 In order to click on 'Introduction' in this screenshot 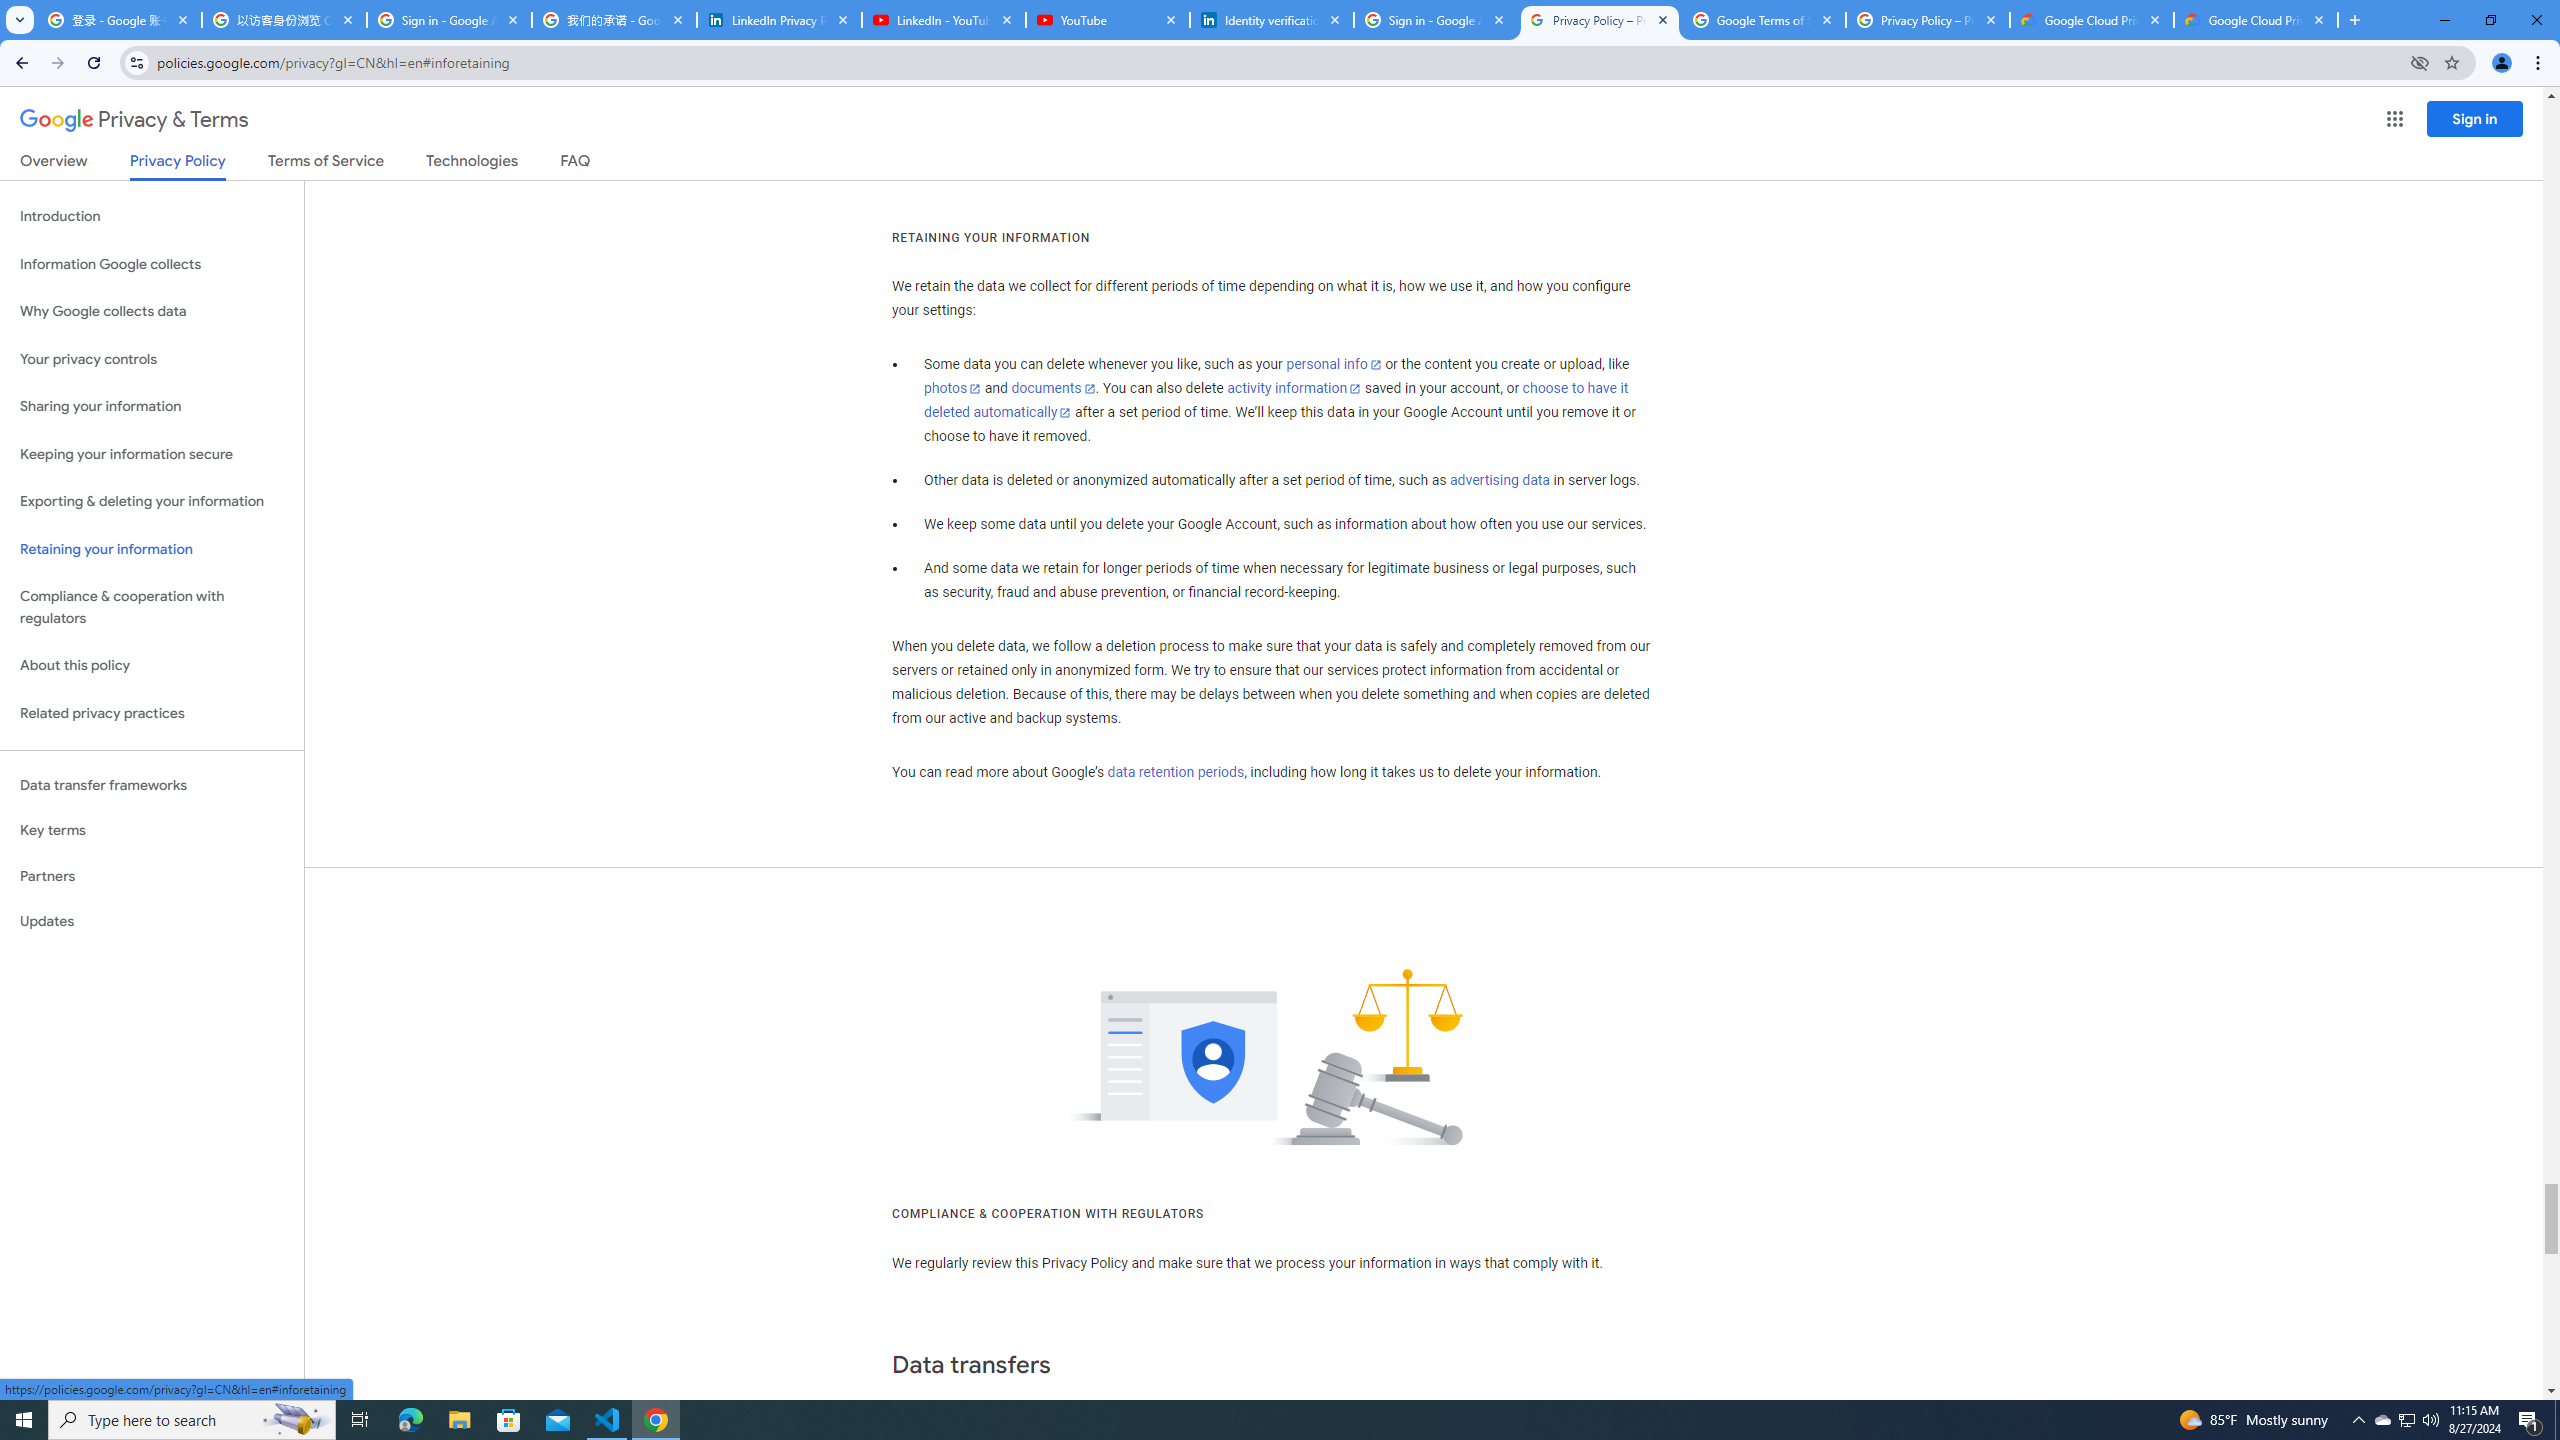, I will do `click(151, 215)`.